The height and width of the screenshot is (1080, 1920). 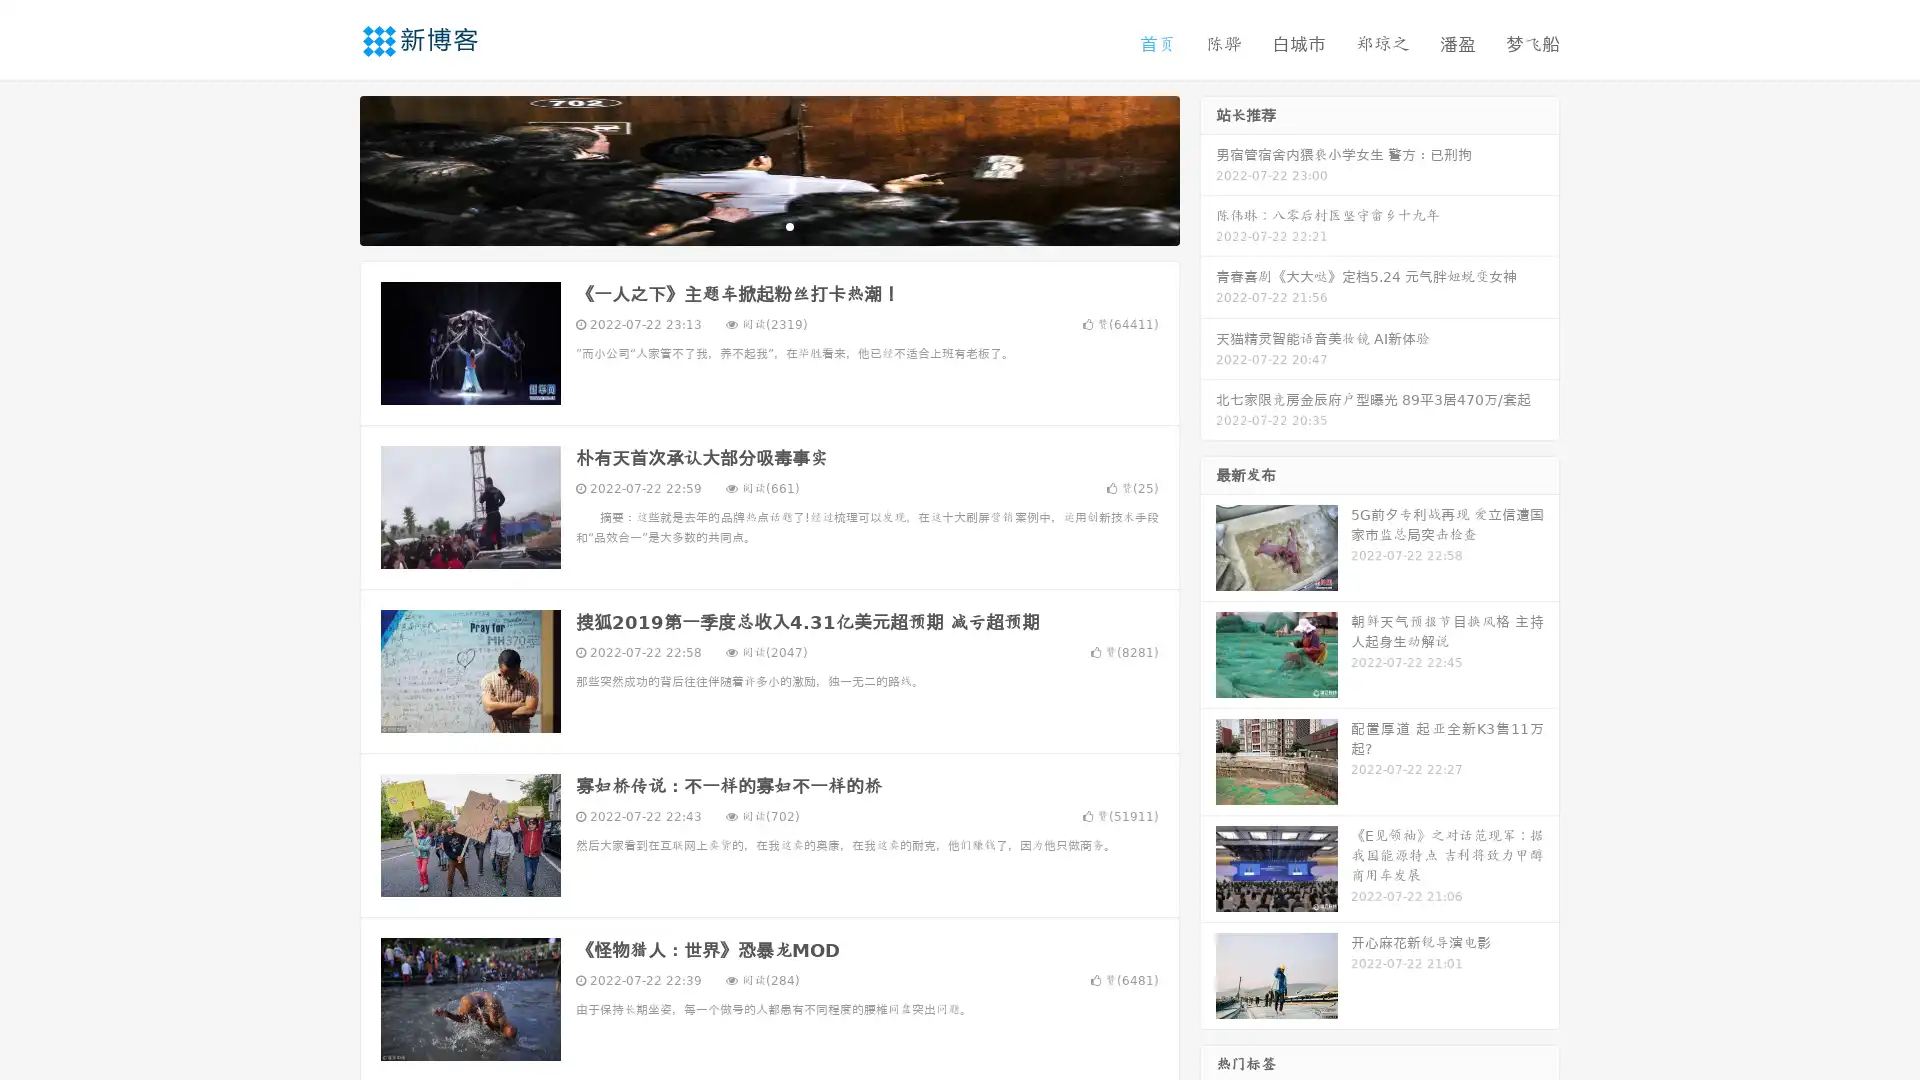 What do you see at coordinates (768, 225) in the screenshot?
I see `Go to slide 2` at bounding box center [768, 225].